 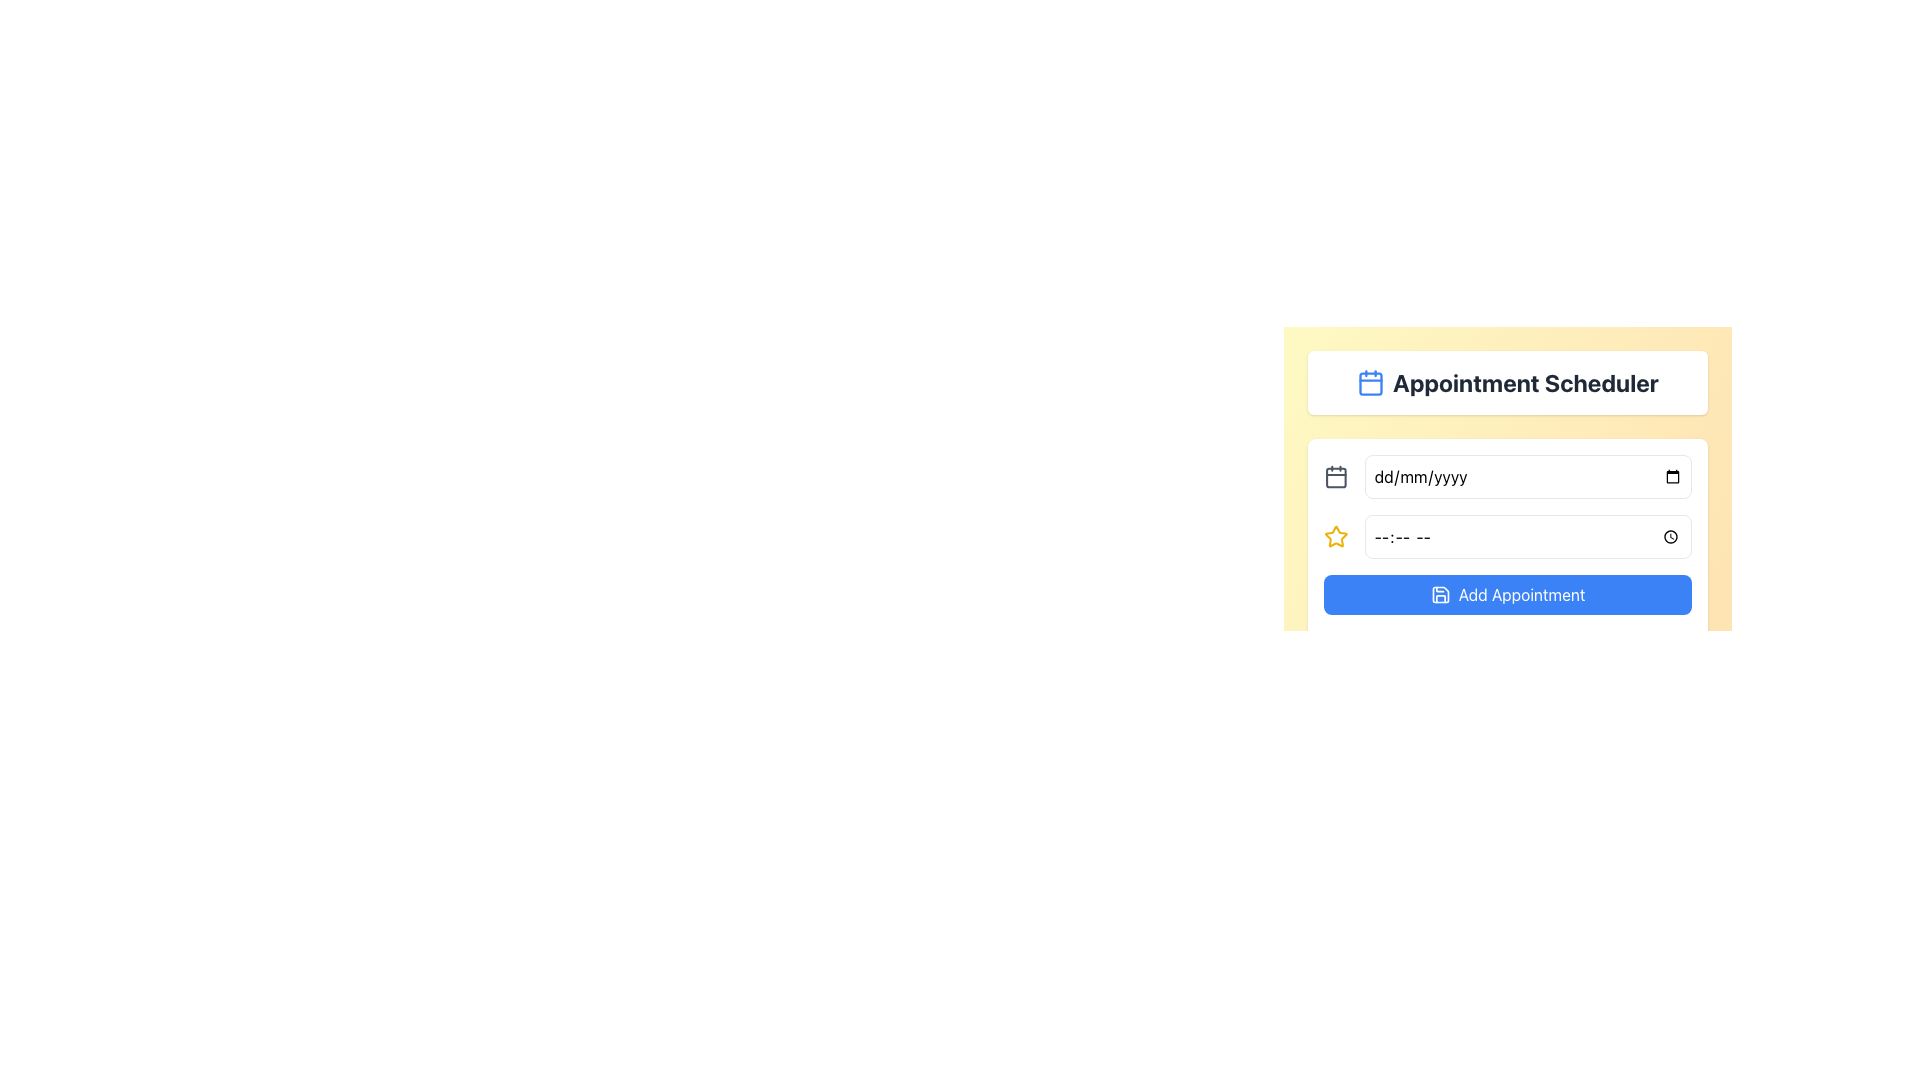 What do you see at coordinates (1440, 593) in the screenshot?
I see `the interactive save icon located to the left of the 'Add Appointment' button, which features a minimalistic blue and white design` at bounding box center [1440, 593].